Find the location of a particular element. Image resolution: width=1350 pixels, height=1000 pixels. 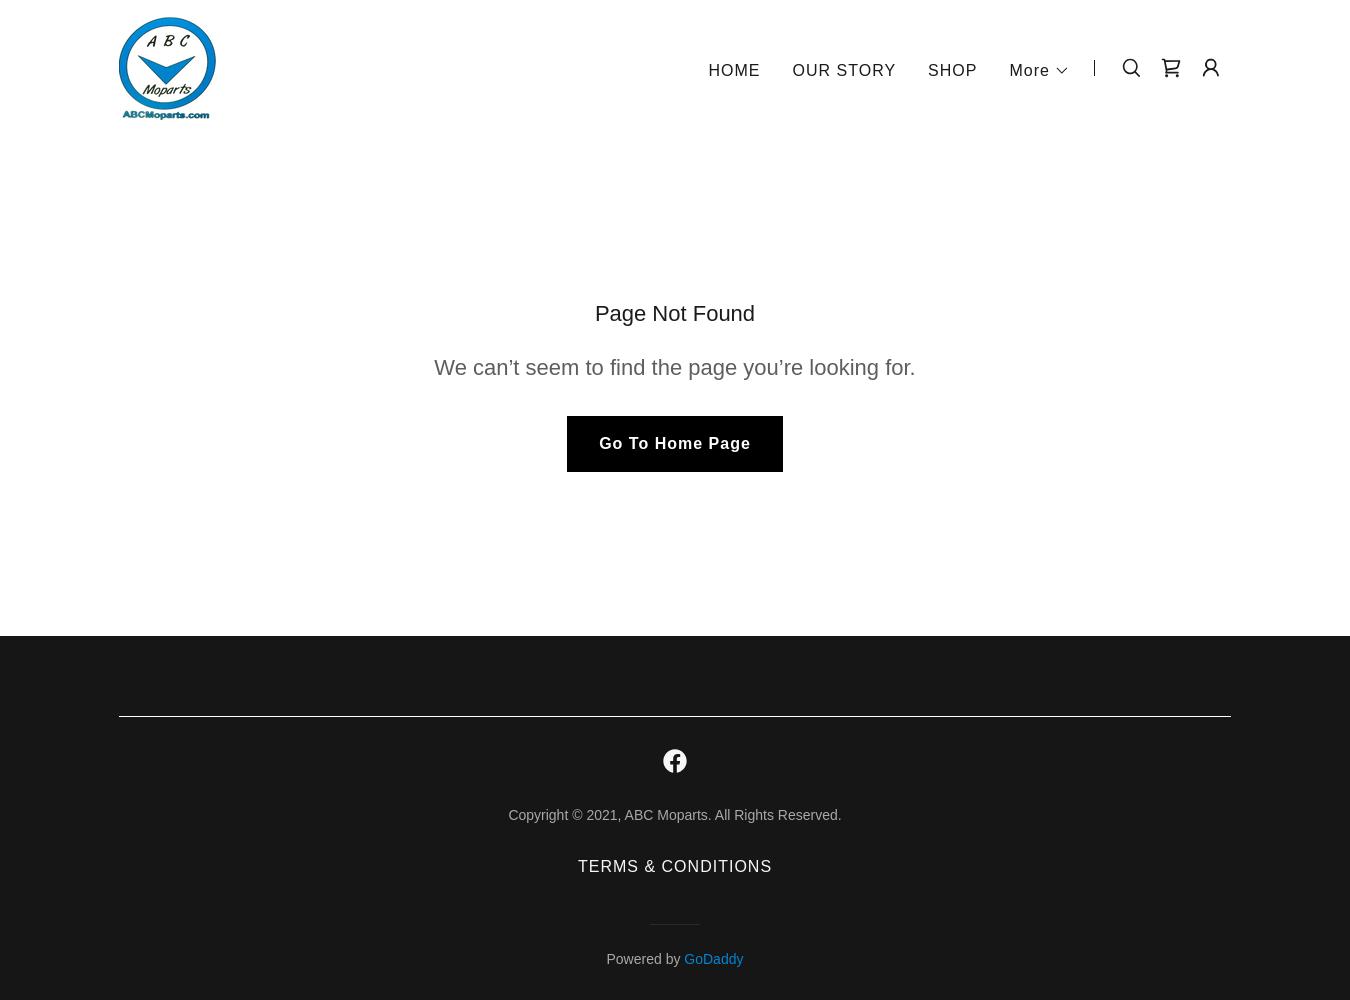

'Go To Home Page' is located at coordinates (674, 442).